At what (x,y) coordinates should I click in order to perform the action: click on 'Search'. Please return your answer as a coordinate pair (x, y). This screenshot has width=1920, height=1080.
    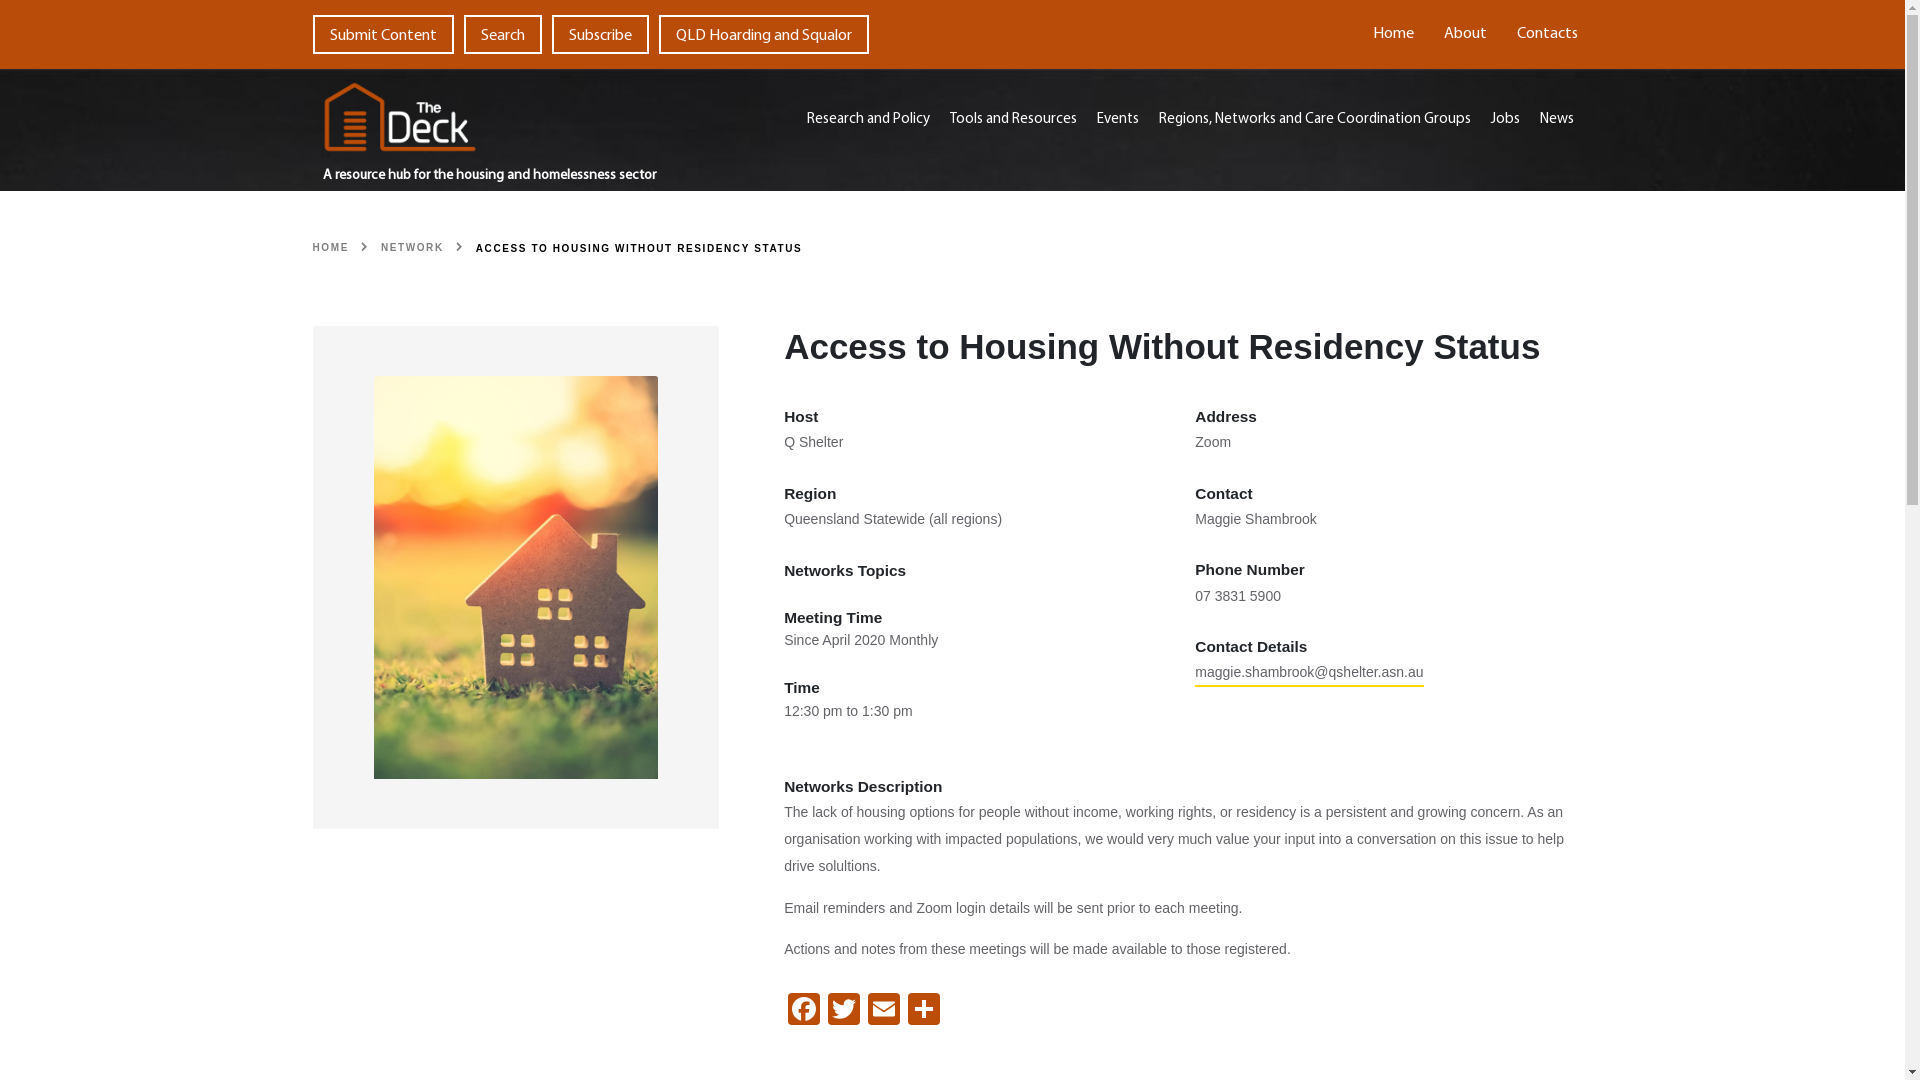
    Looking at the image, I should click on (463, 34).